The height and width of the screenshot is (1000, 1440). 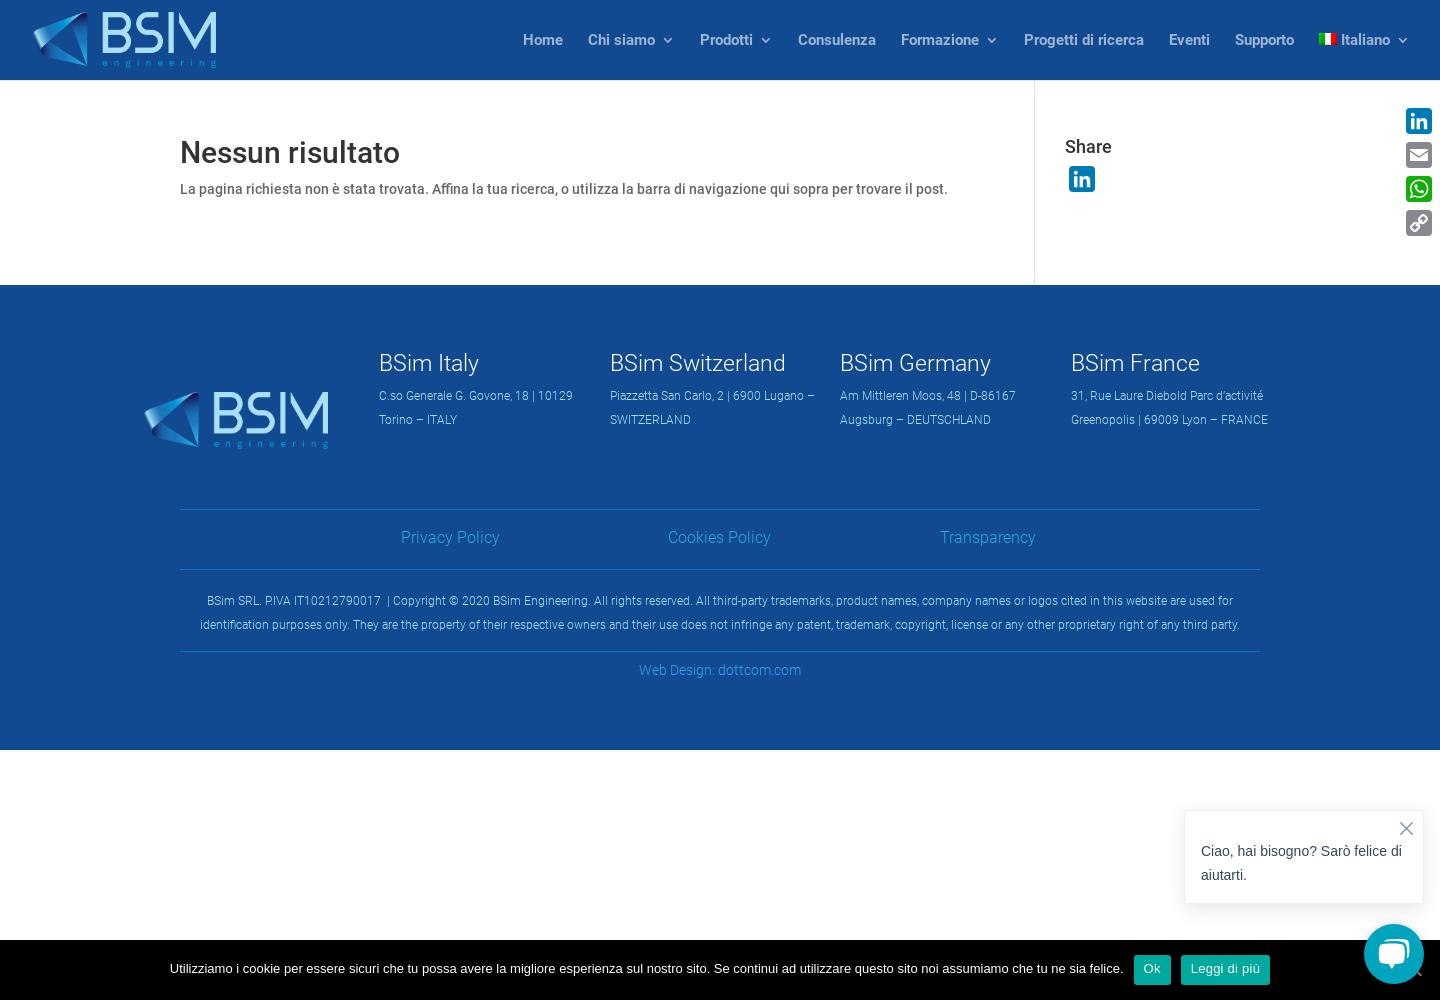 What do you see at coordinates (1409, 163) in the screenshot?
I see `'Français'` at bounding box center [1409, 163].